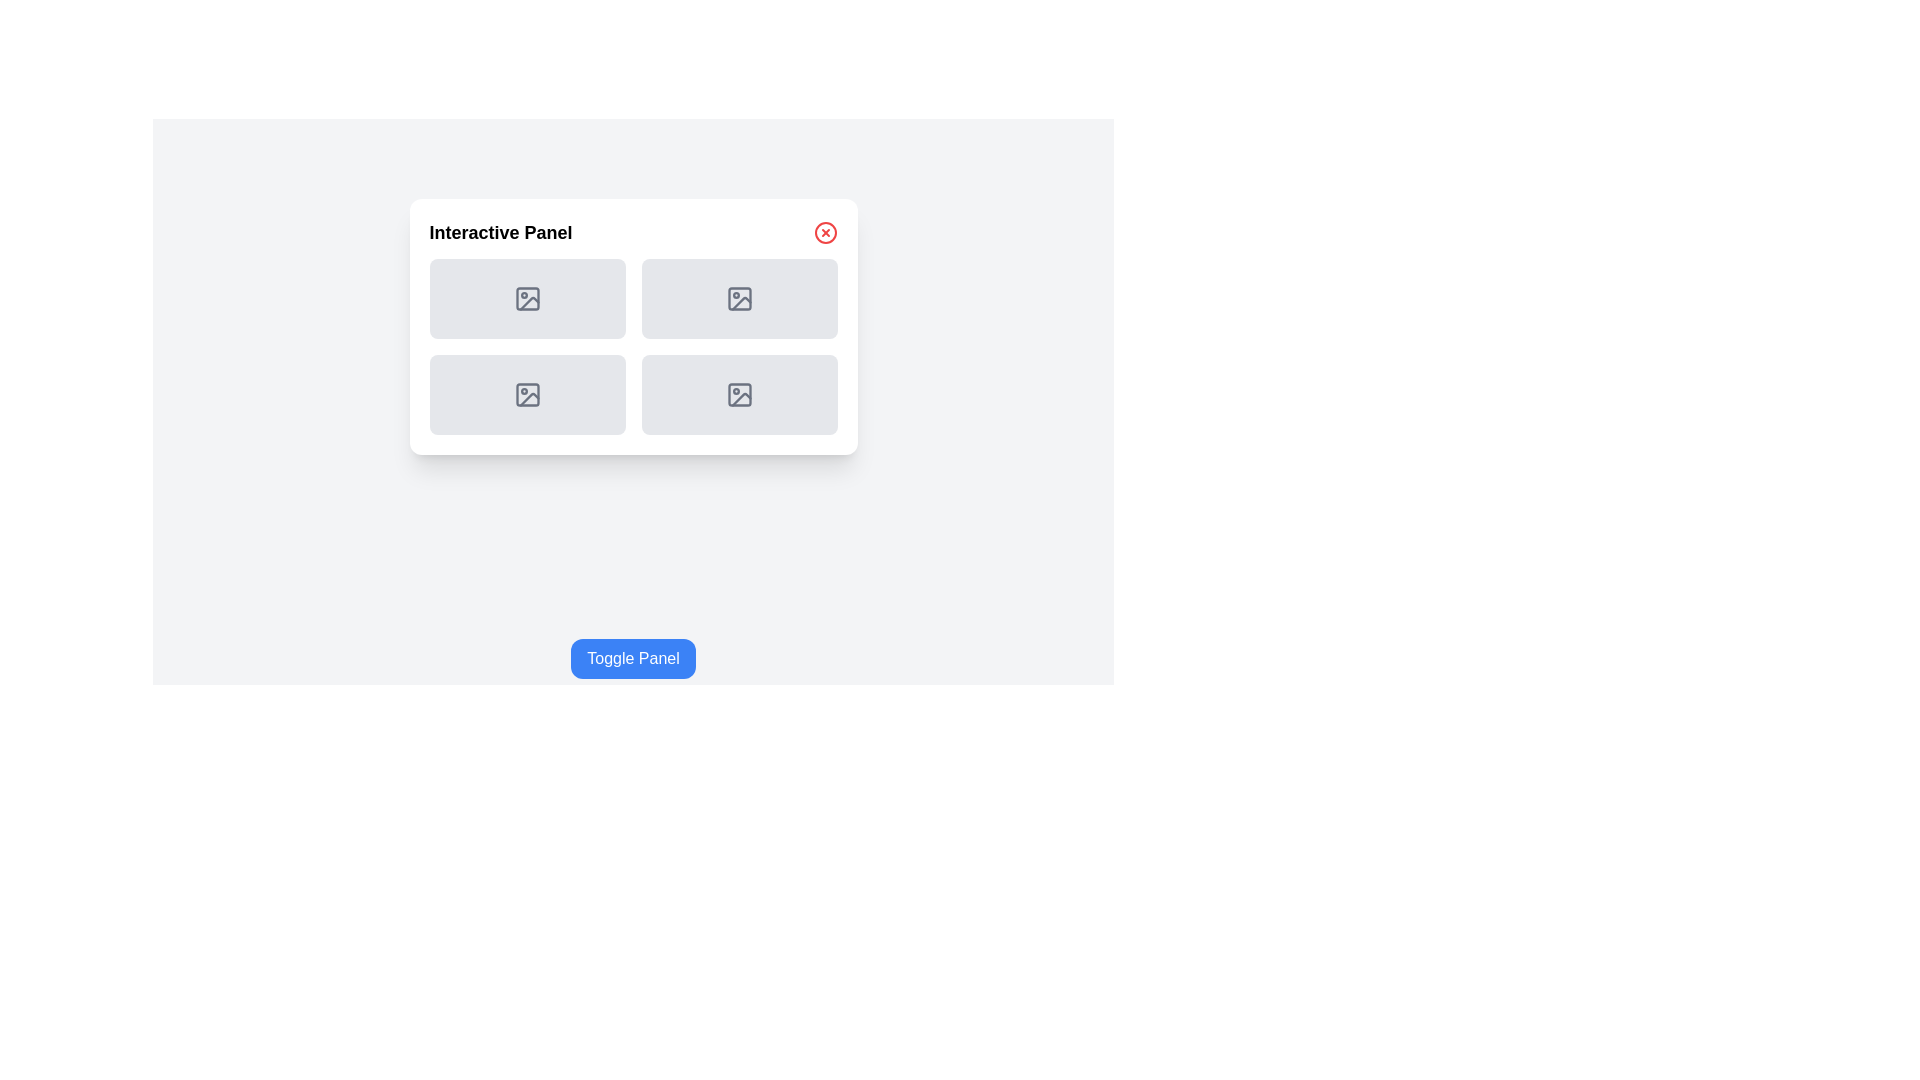  I want to click on the photo frame icon, which is the fourth item in the grid of the 'Interactive Panel', so click(738, 394).